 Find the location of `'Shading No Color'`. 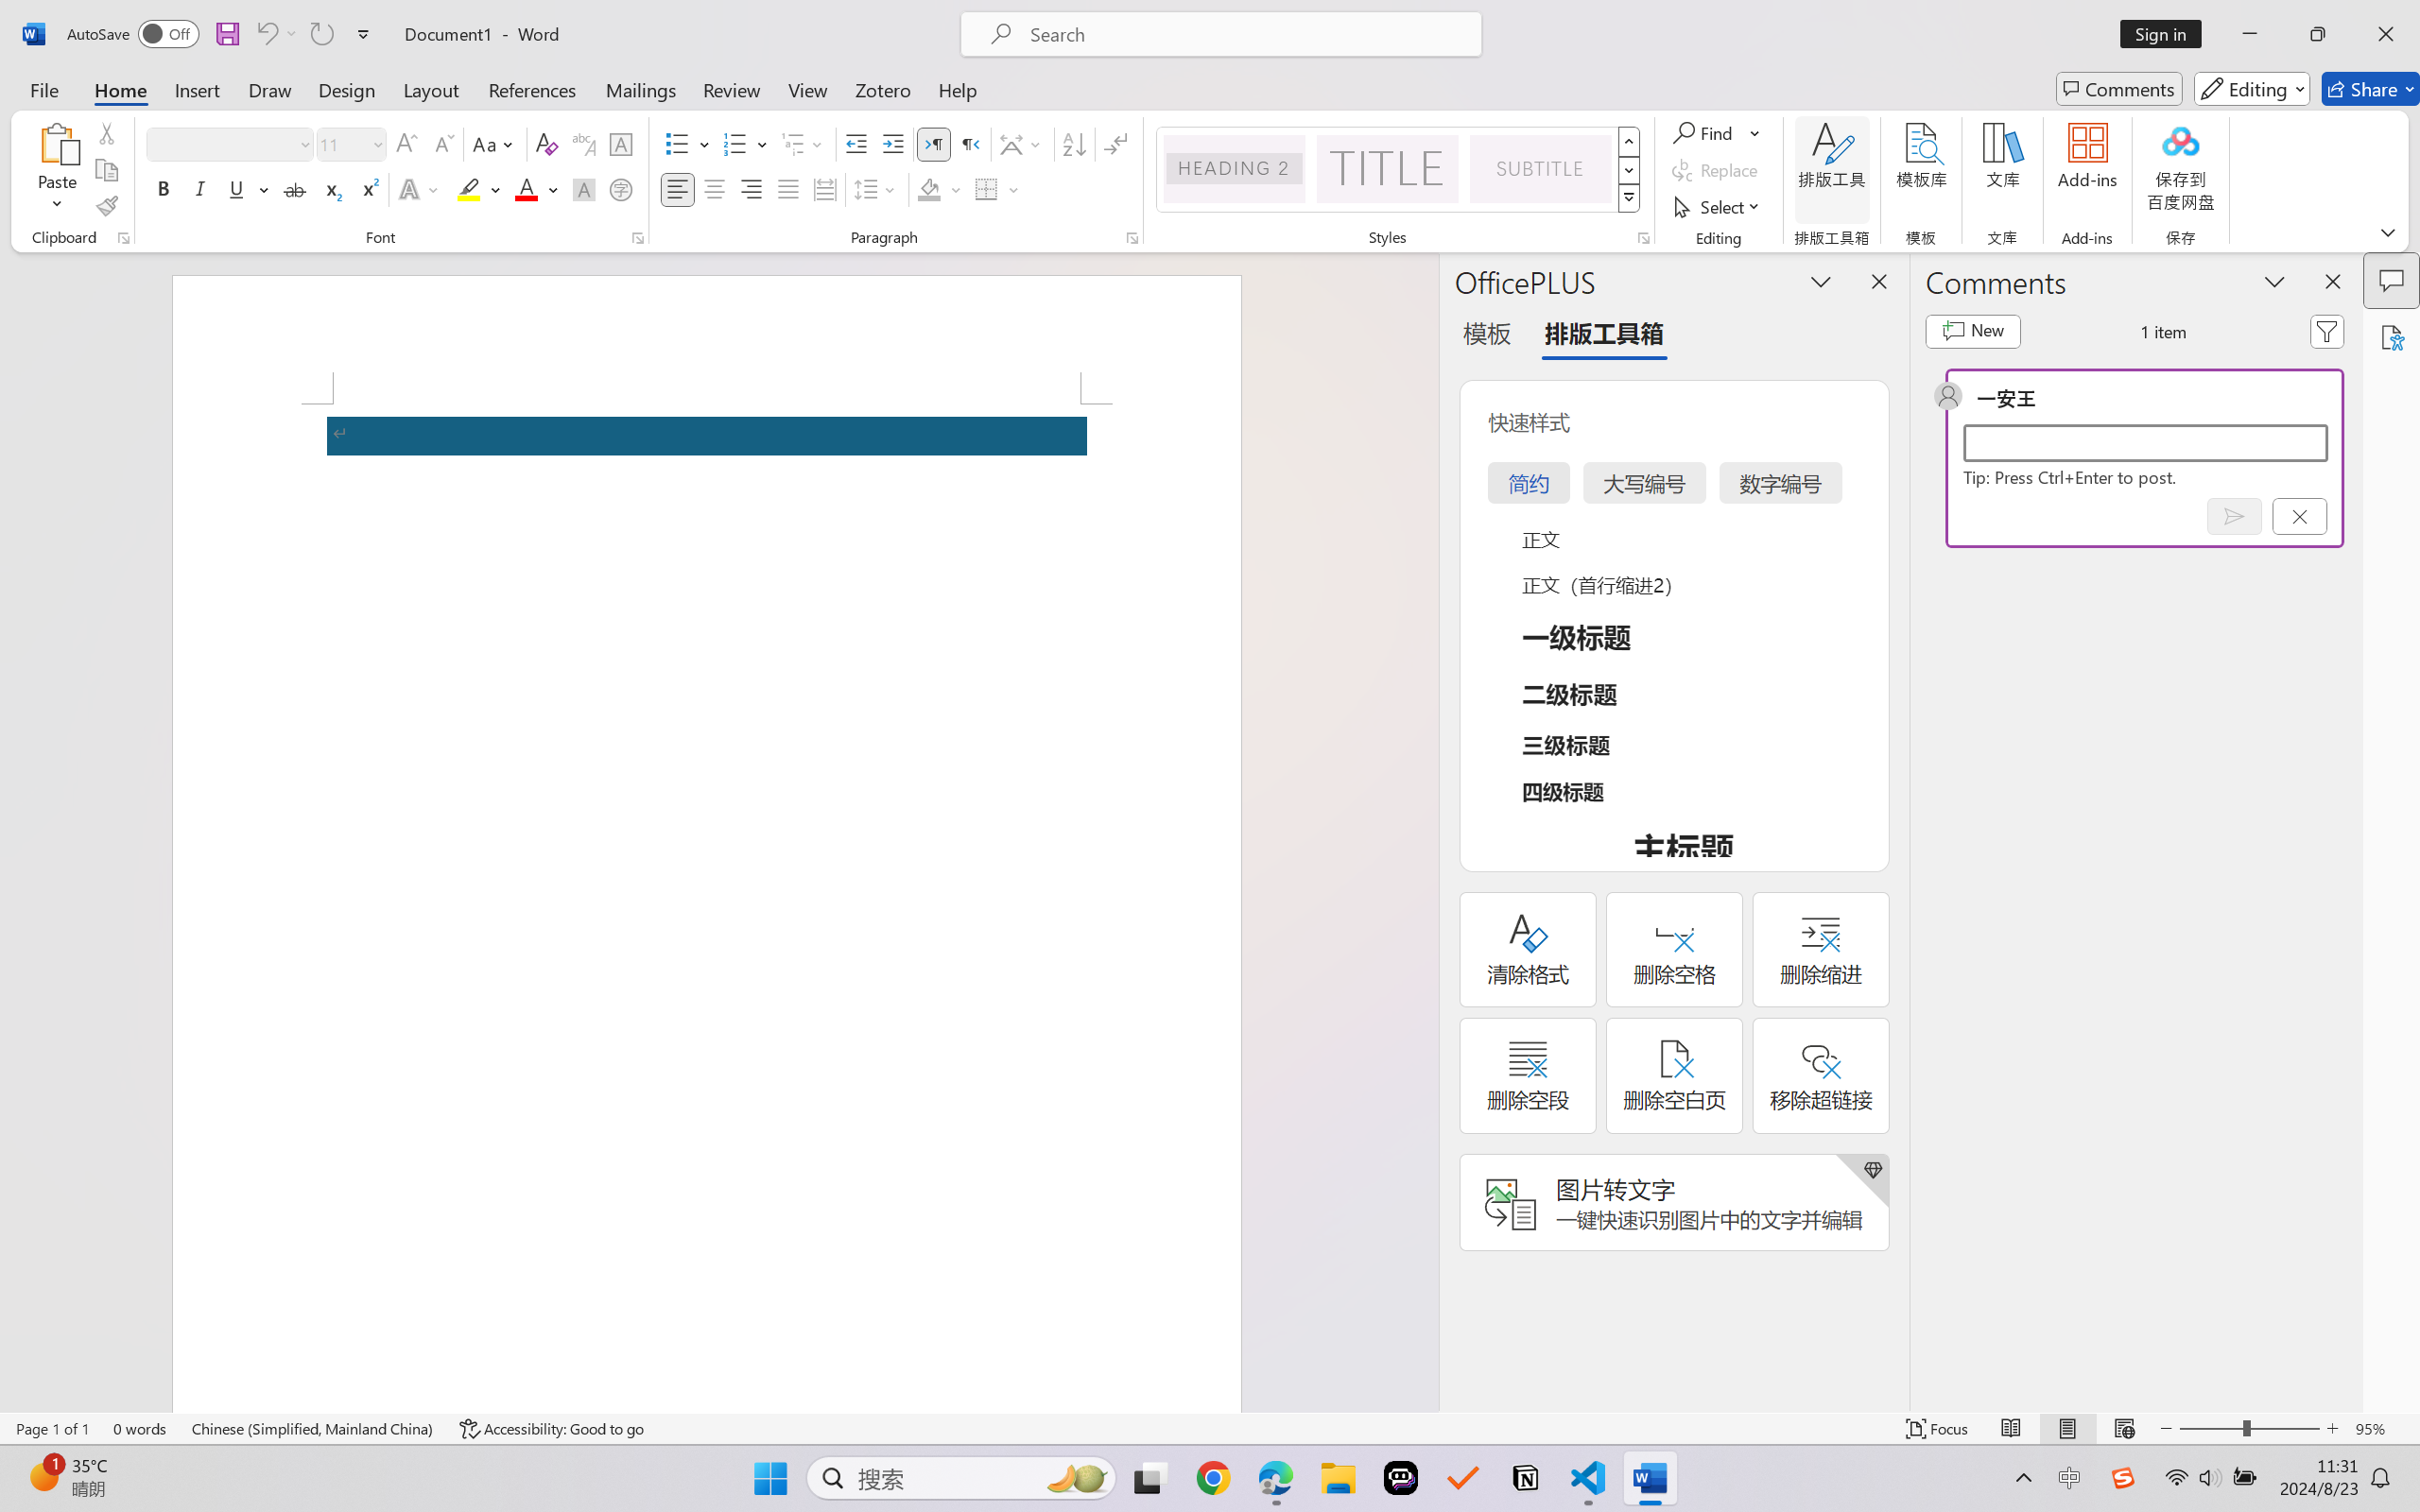

'Shading No Color' is located at coordinates (928, 188).